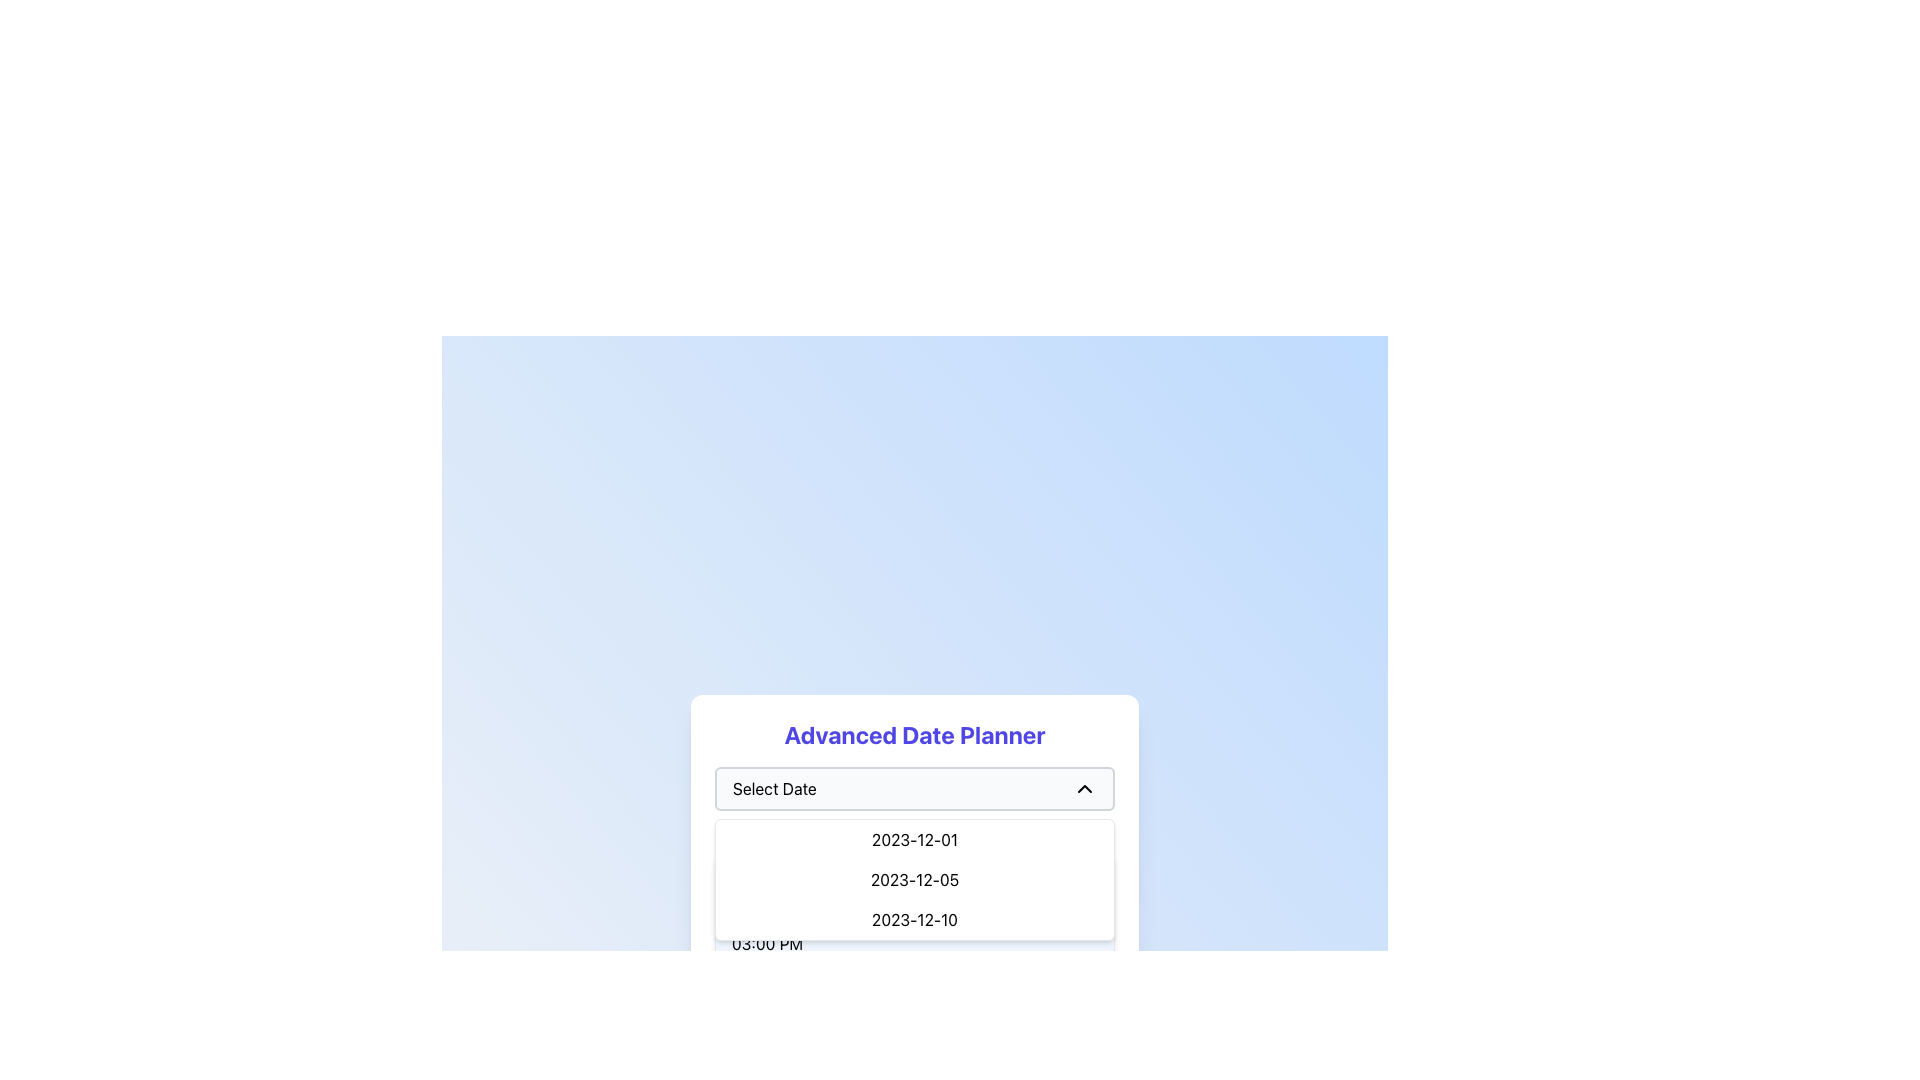  Describe the element at coordinates (914, 878) in the screenshot. I see `the text item displaying the date '2023-12-05' in the dropdown list` at that location.